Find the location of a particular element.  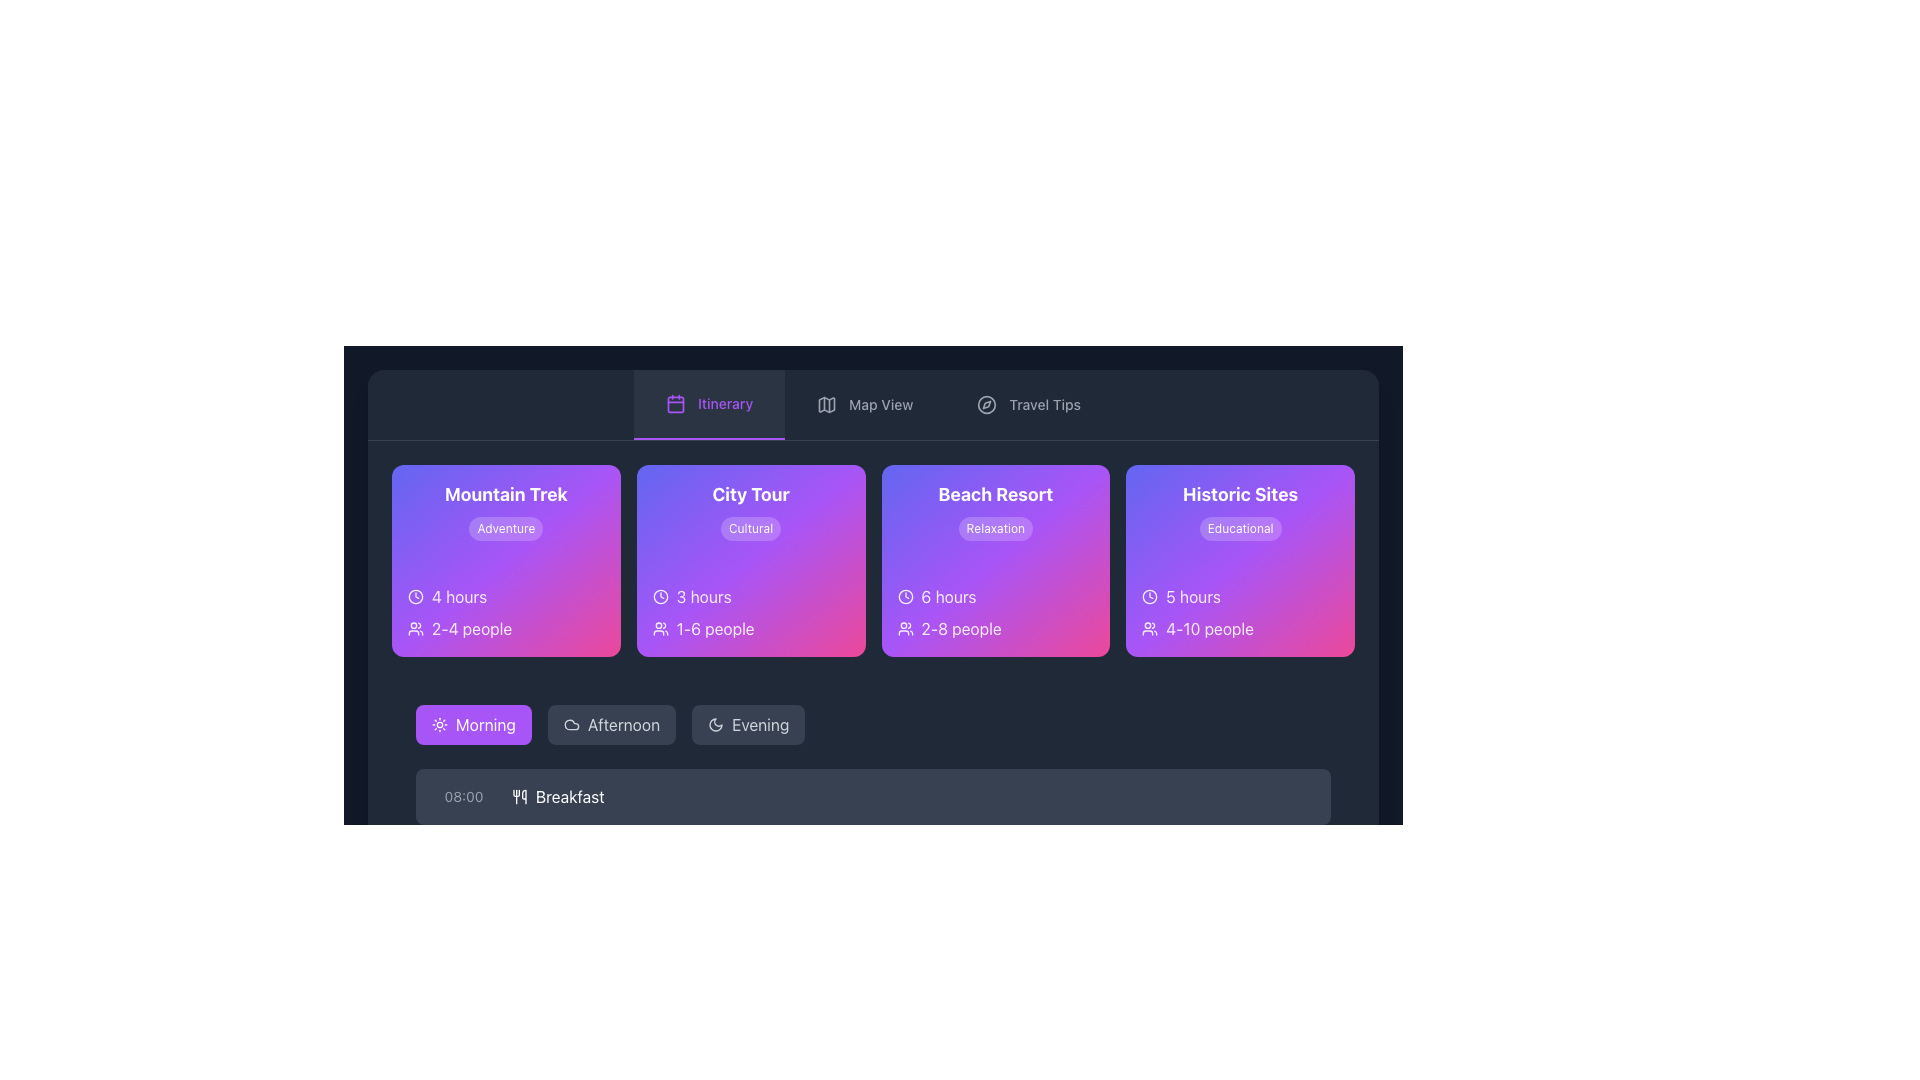

the 'Morning' button, which is a rounded rectangular button with a purple background and white text is located at coordinates (472, 725).